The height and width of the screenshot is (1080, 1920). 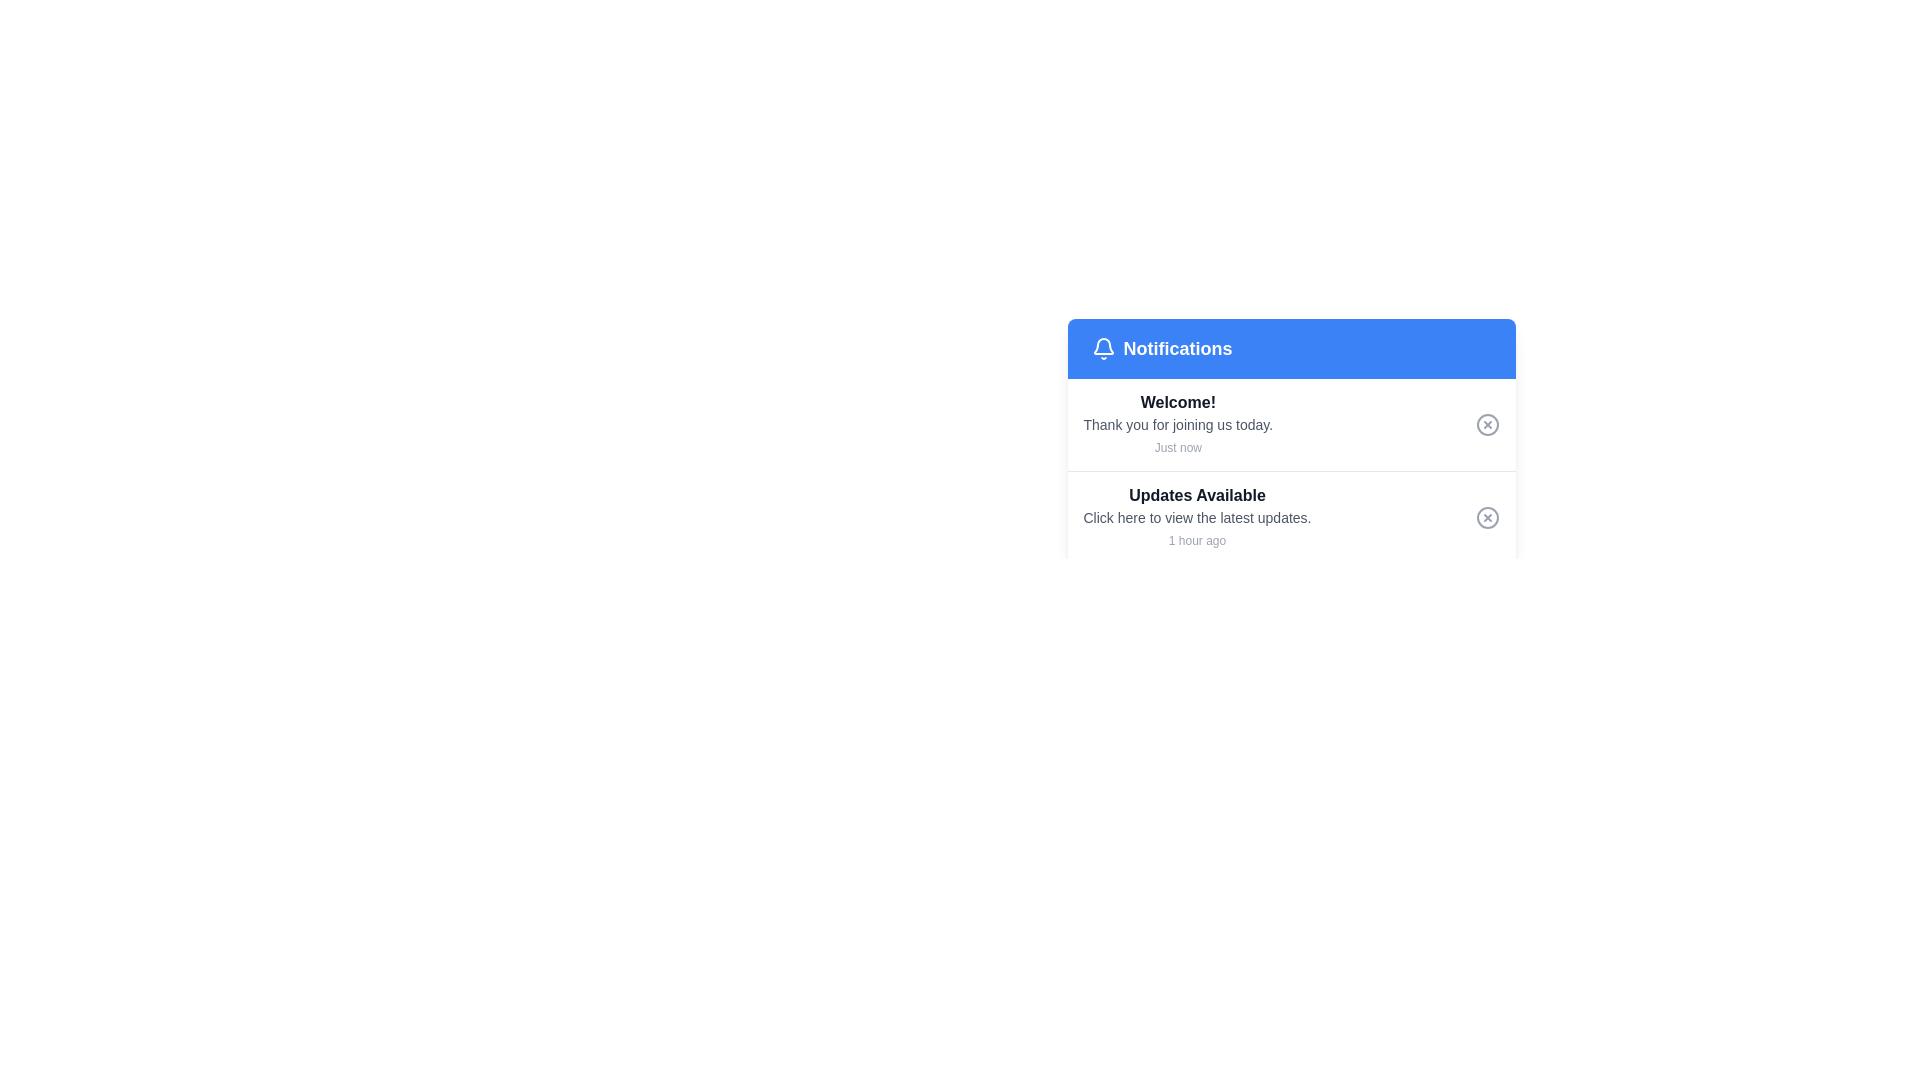 What do you see at coordinates (1291, 516) in the screenshot?
I see `the second Notification List Item in the notification list, which provides updates and invites users to click for more details` at bounding box center [1291, 516].